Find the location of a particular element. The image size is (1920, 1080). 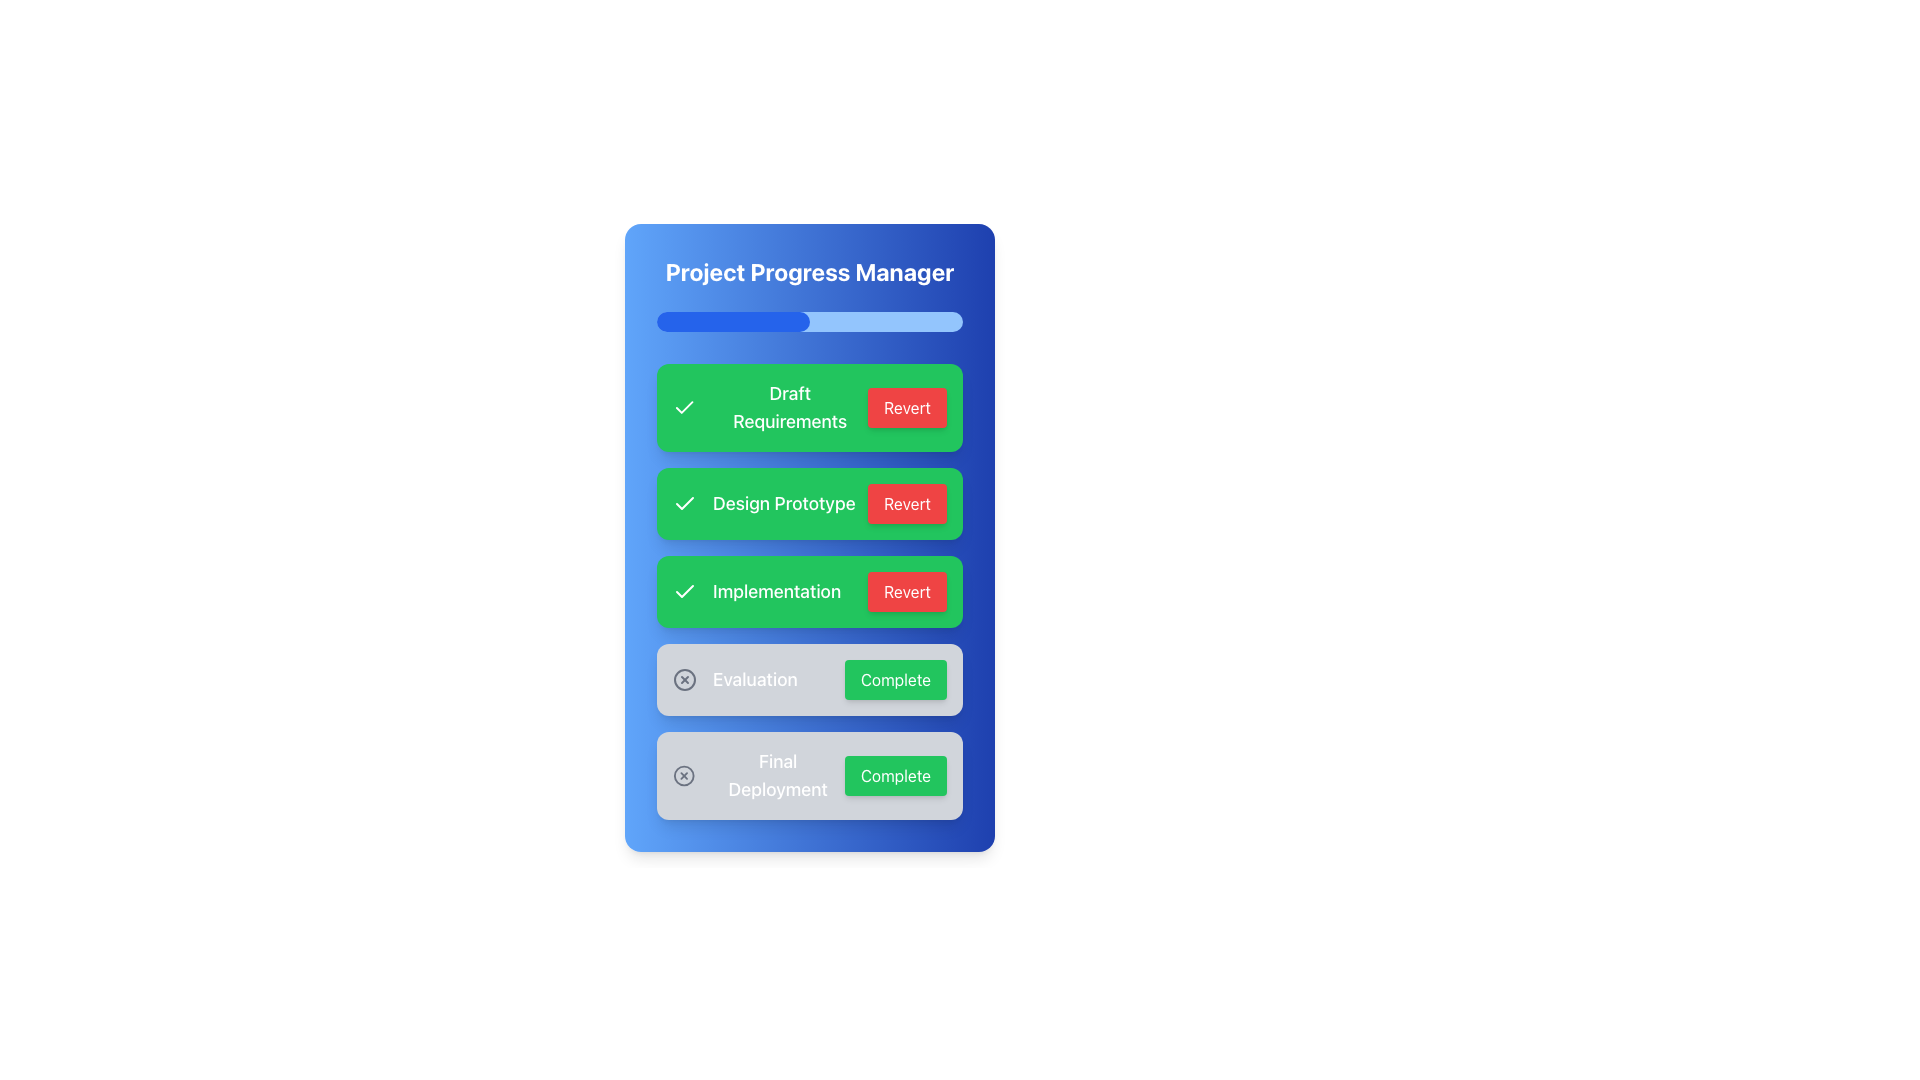

the 'Implementation' phase List Item with embedded Button, which is the third item in a vertical list that indicates completion with a green color and checkmark is located at coordinates (810, 590).